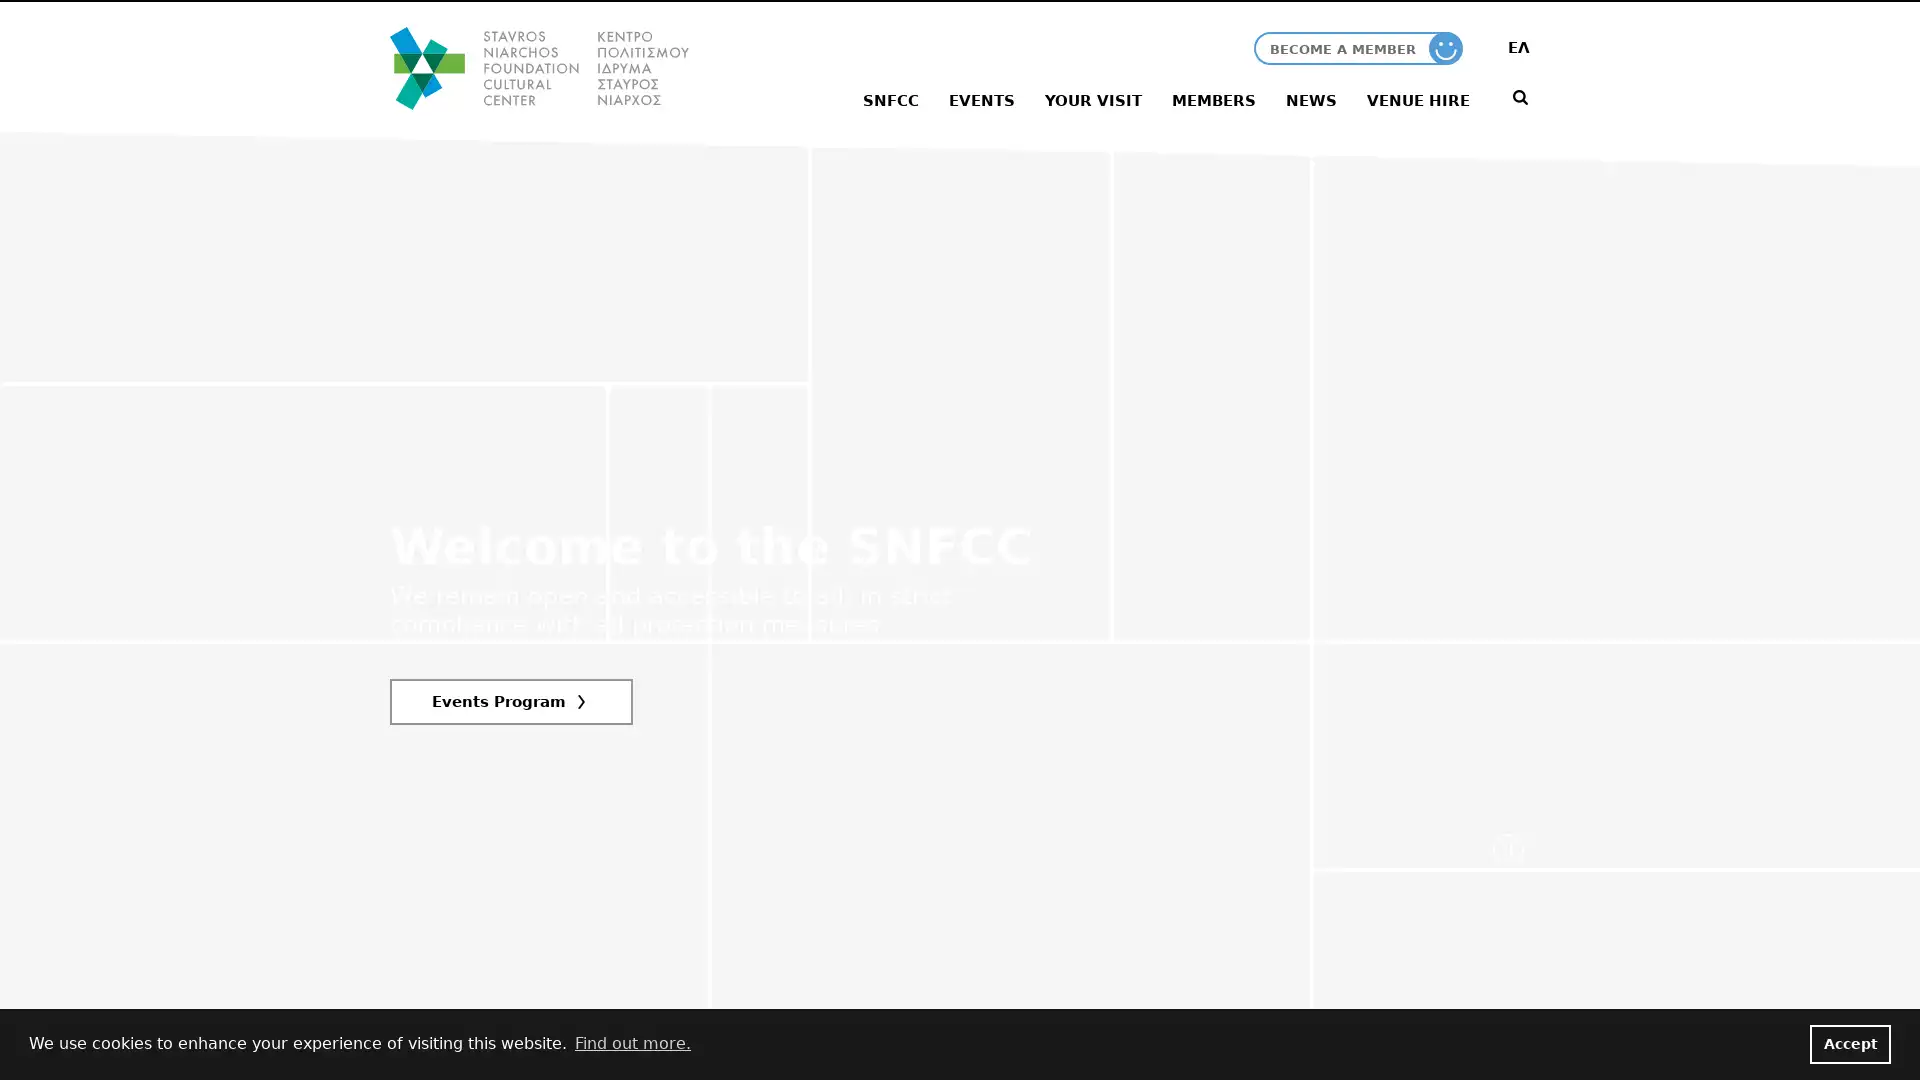 Image resolution: width=1920 pixels, height=1080 pixels. I want to click on learn more about cookies, so click(631, 1043).